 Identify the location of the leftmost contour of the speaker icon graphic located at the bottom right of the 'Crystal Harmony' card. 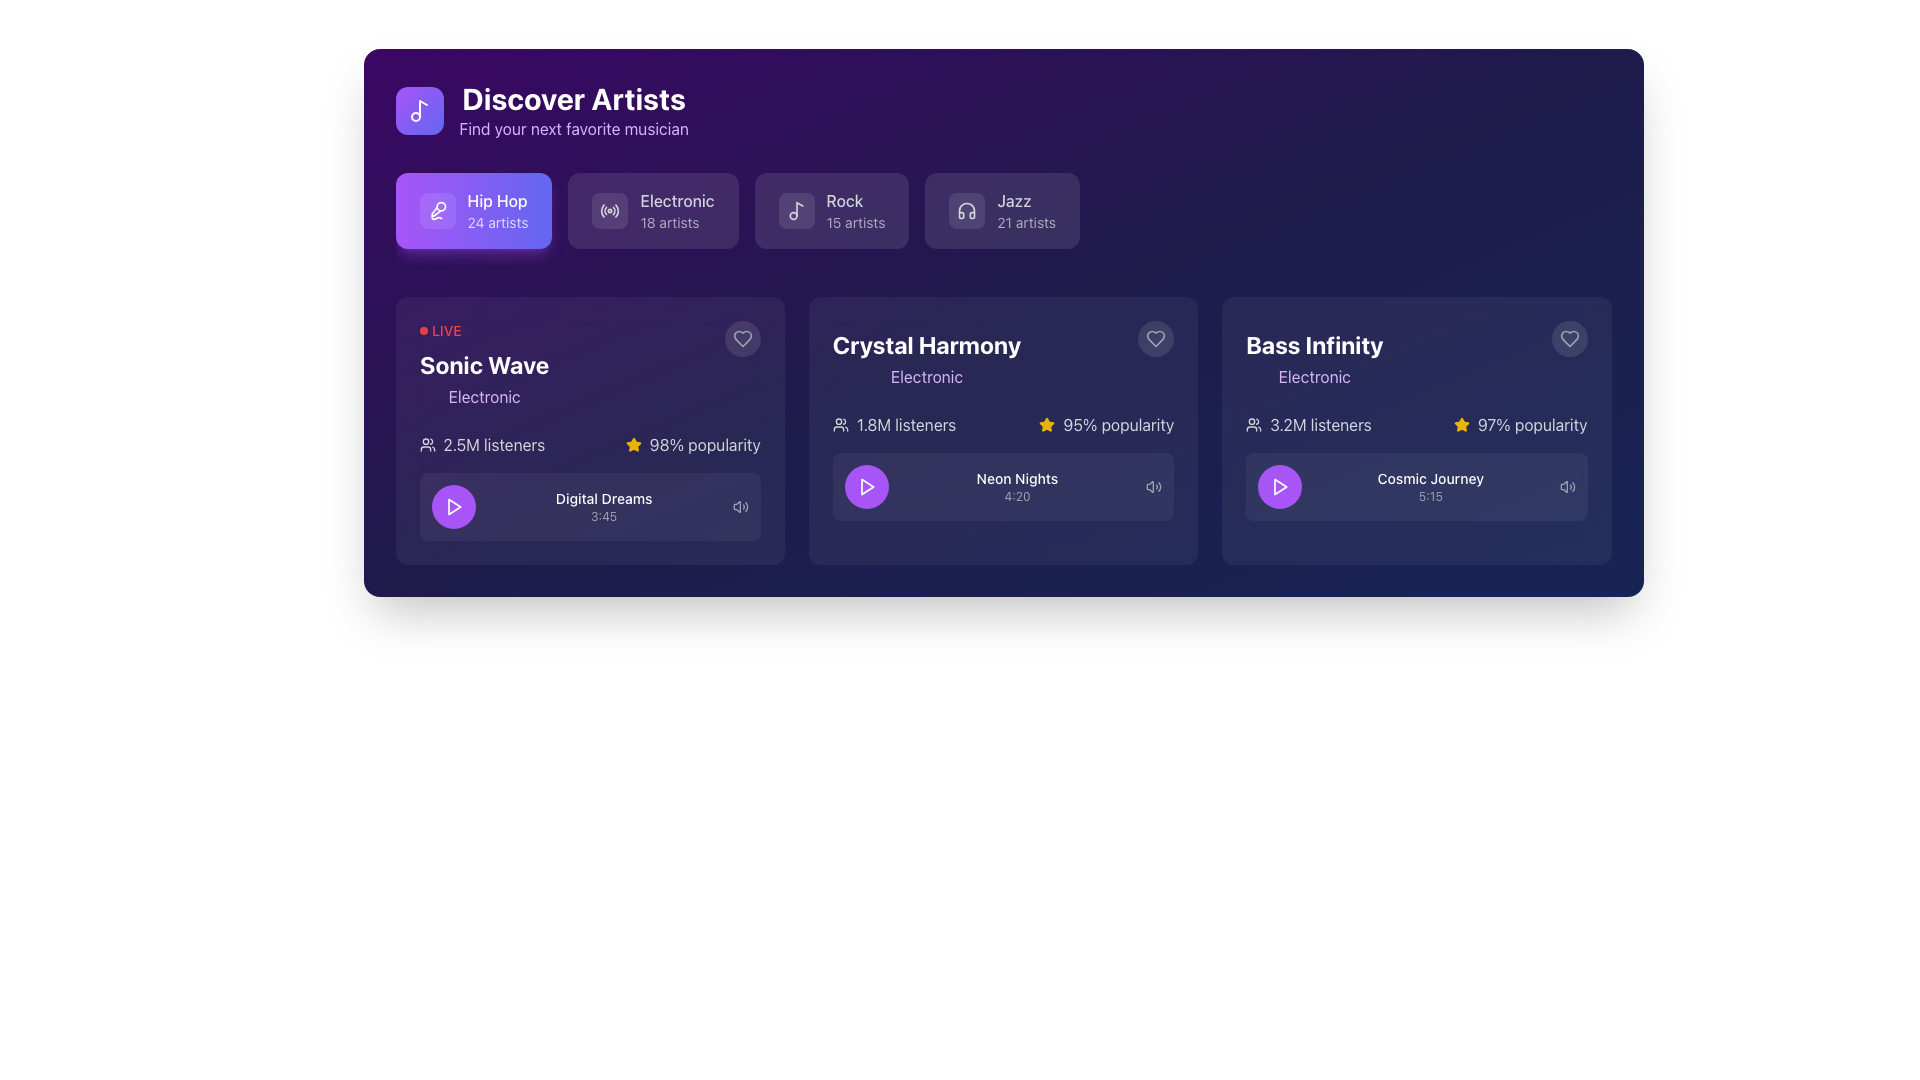
(1150, 486).